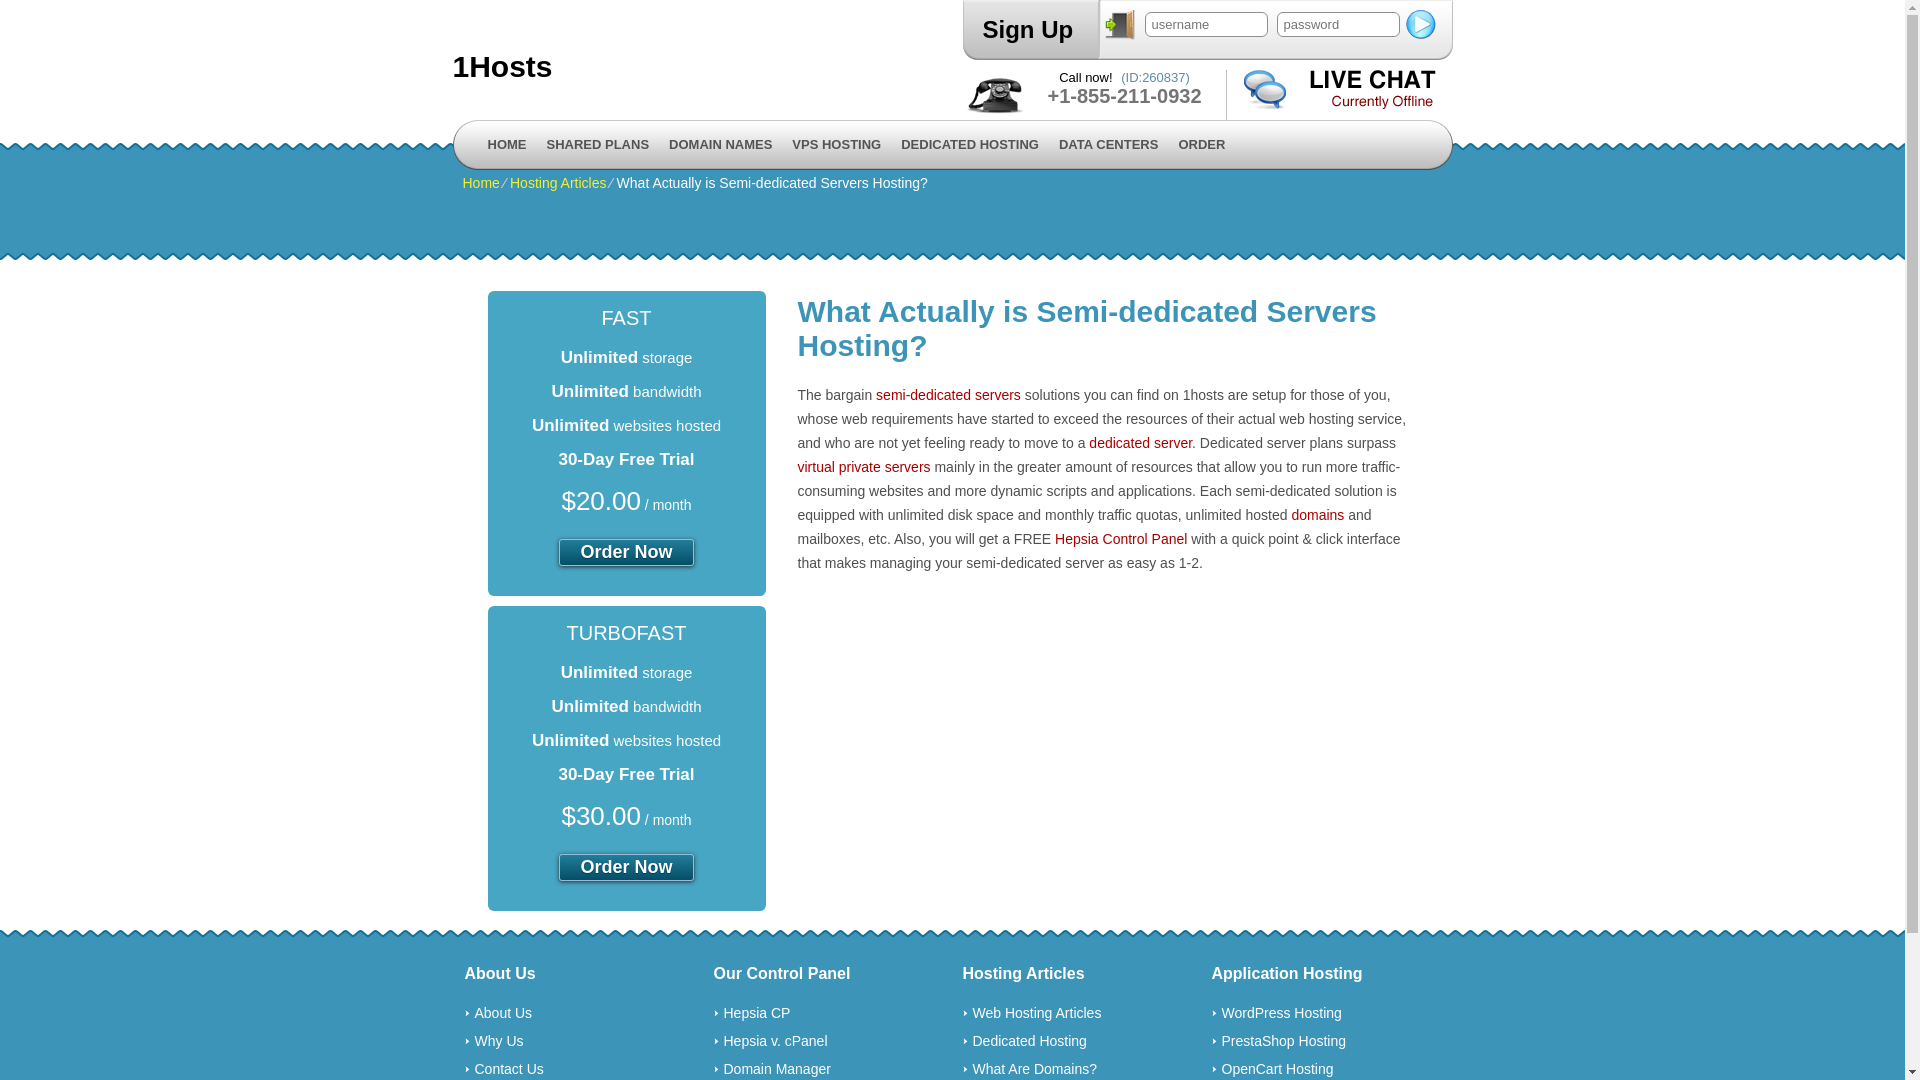 The width and height of the screenshot is (1920, 1080). What do you see at coordinates (875, 394) in the screenshot?
I see `'semi-dedicated servers'` at bounding box center [875, 394].